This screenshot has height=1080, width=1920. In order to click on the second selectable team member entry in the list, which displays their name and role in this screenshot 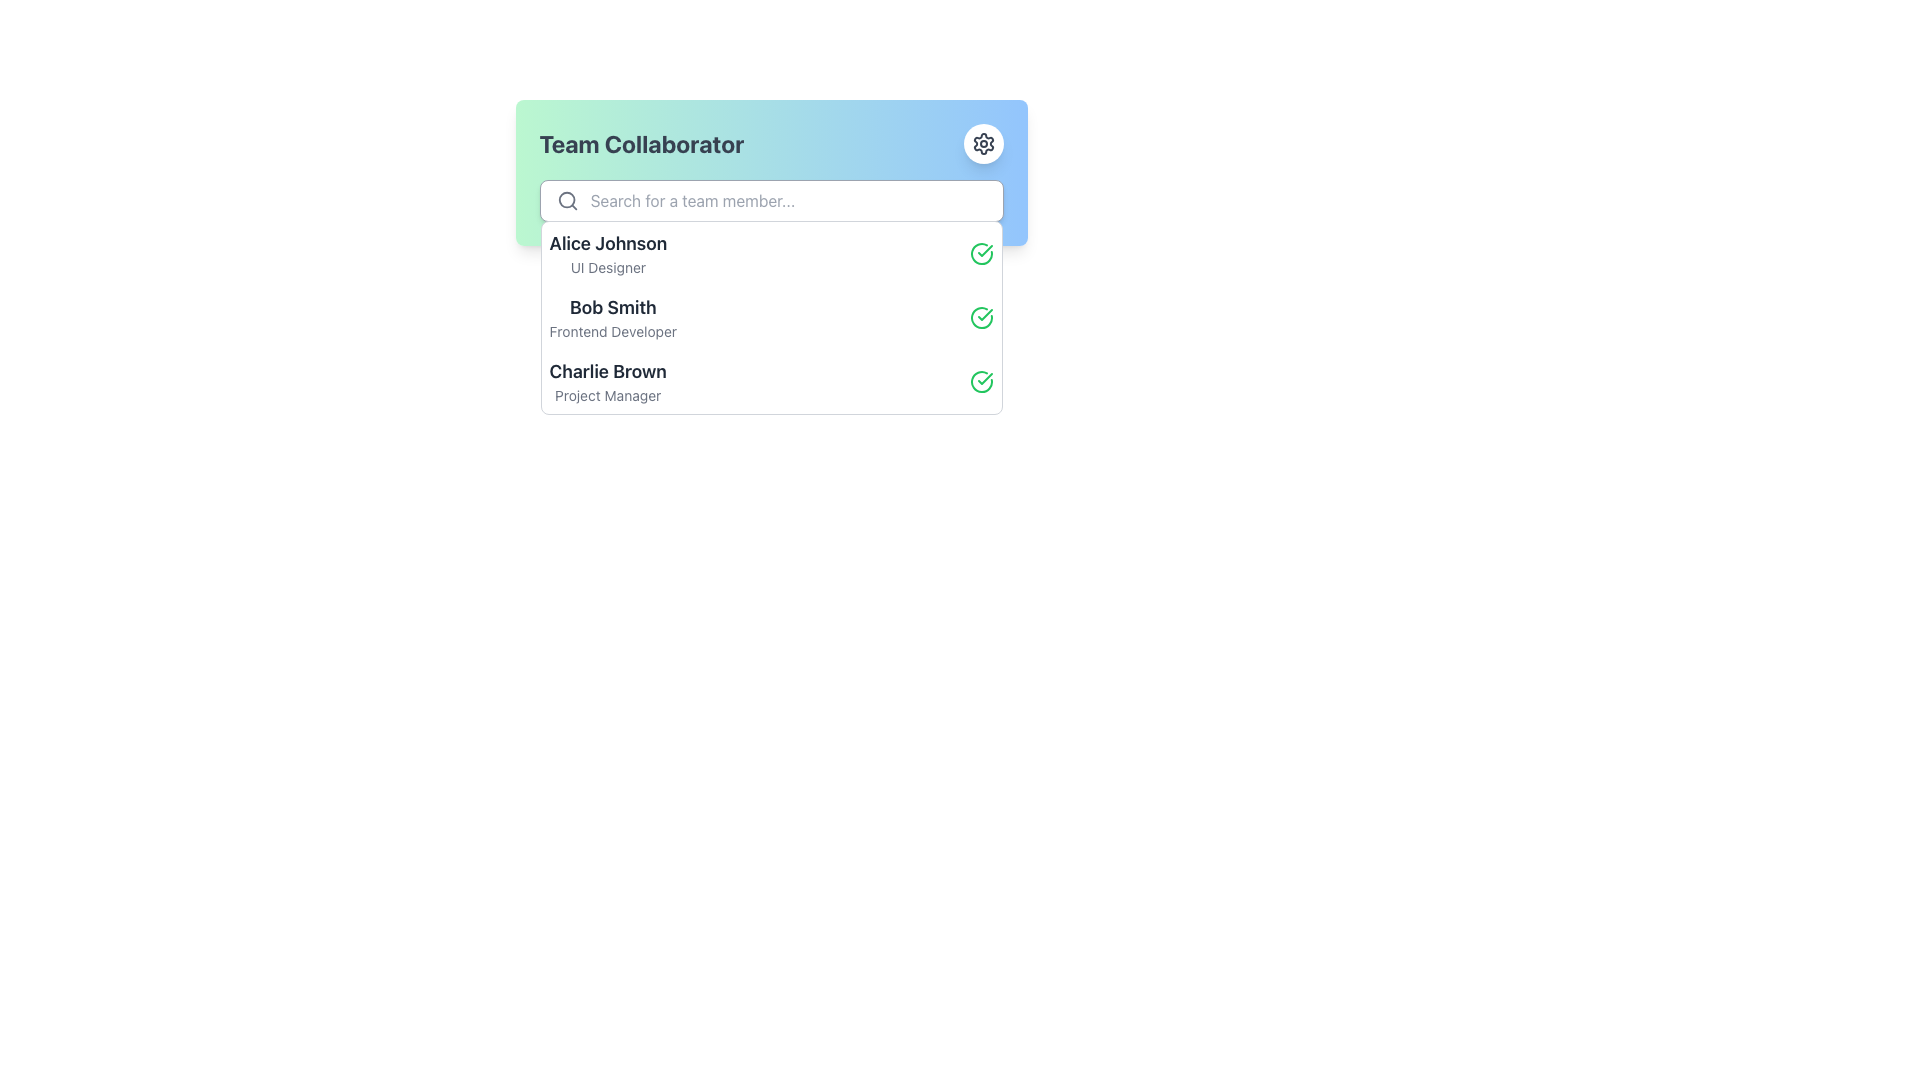, I will do `click(770, 316)`.